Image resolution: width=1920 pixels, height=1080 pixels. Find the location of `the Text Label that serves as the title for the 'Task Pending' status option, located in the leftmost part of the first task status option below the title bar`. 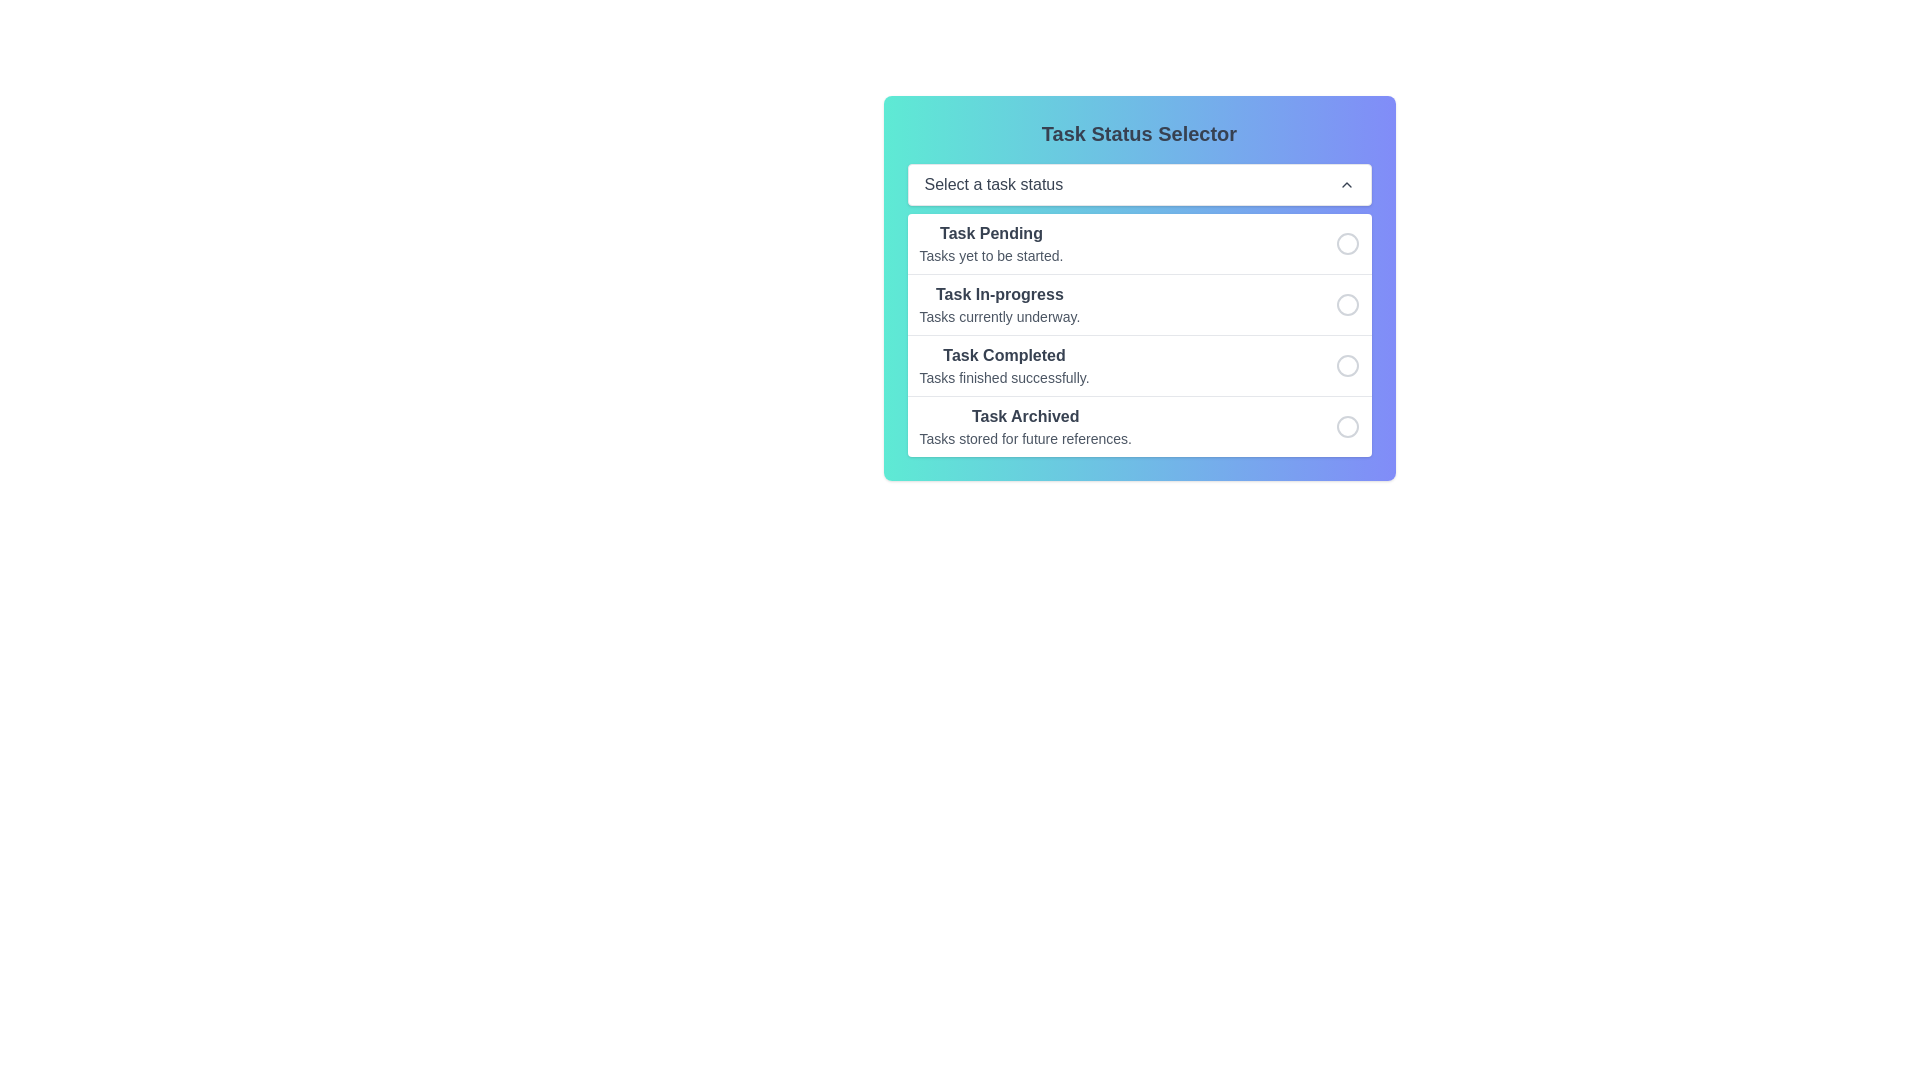

the Text Label that serves as the title for the 'Task Pending' status option, located in the leftmost part of the first task status option below the title bar is located at coordinates (991, 233).